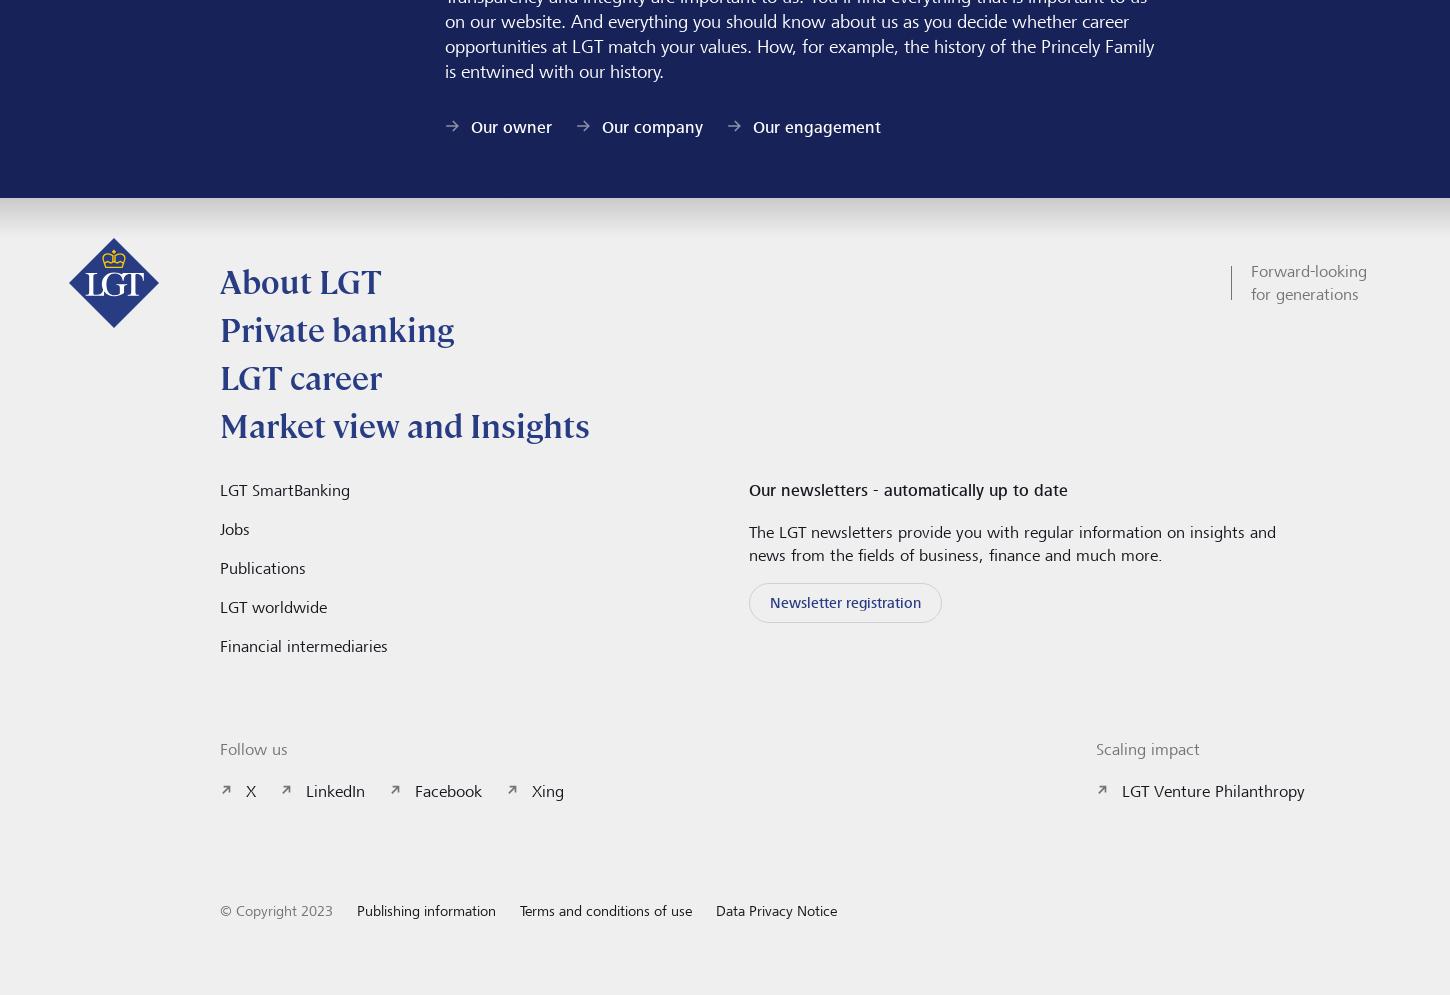  I want to click on 'Facebook', so click(447, 790).